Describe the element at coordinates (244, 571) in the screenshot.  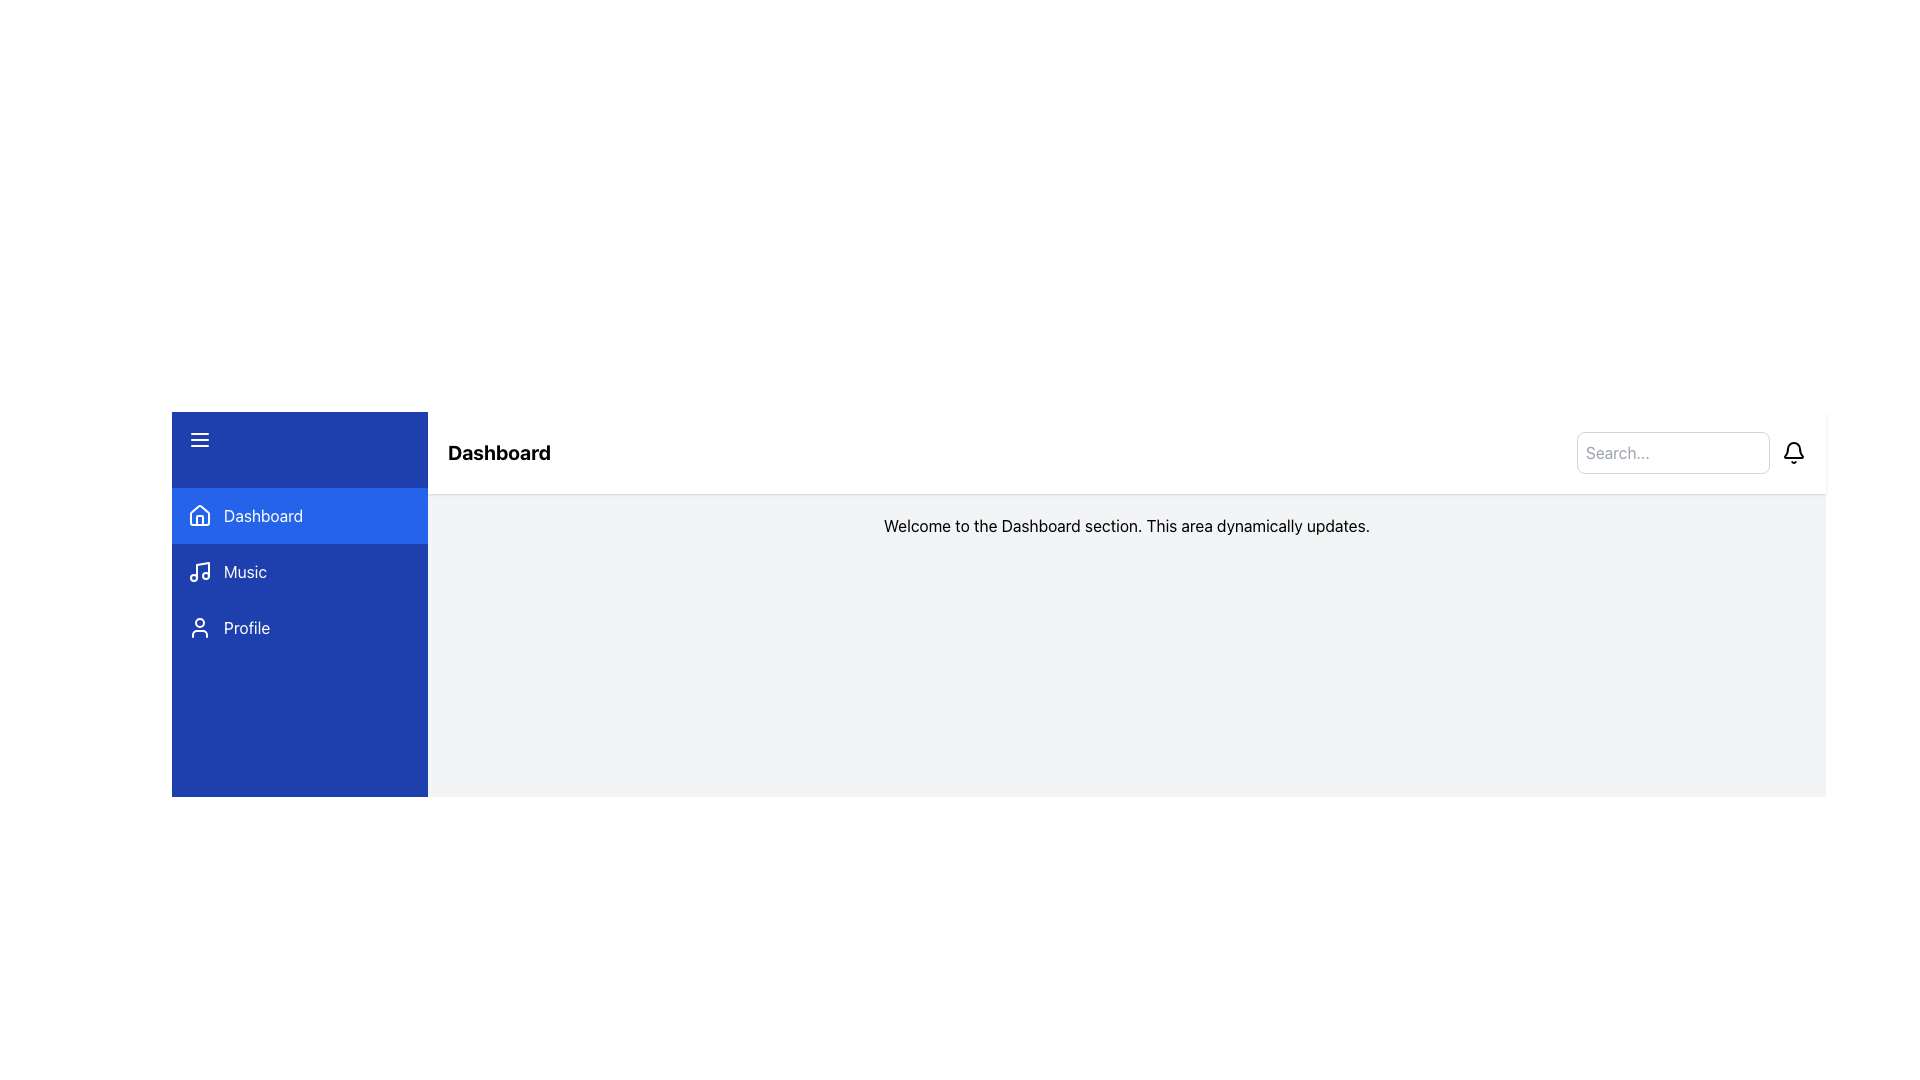
I see `the 'Music' text label in the sidebar menu, which is positioned immediately to the right of a musical note icon` at that location.